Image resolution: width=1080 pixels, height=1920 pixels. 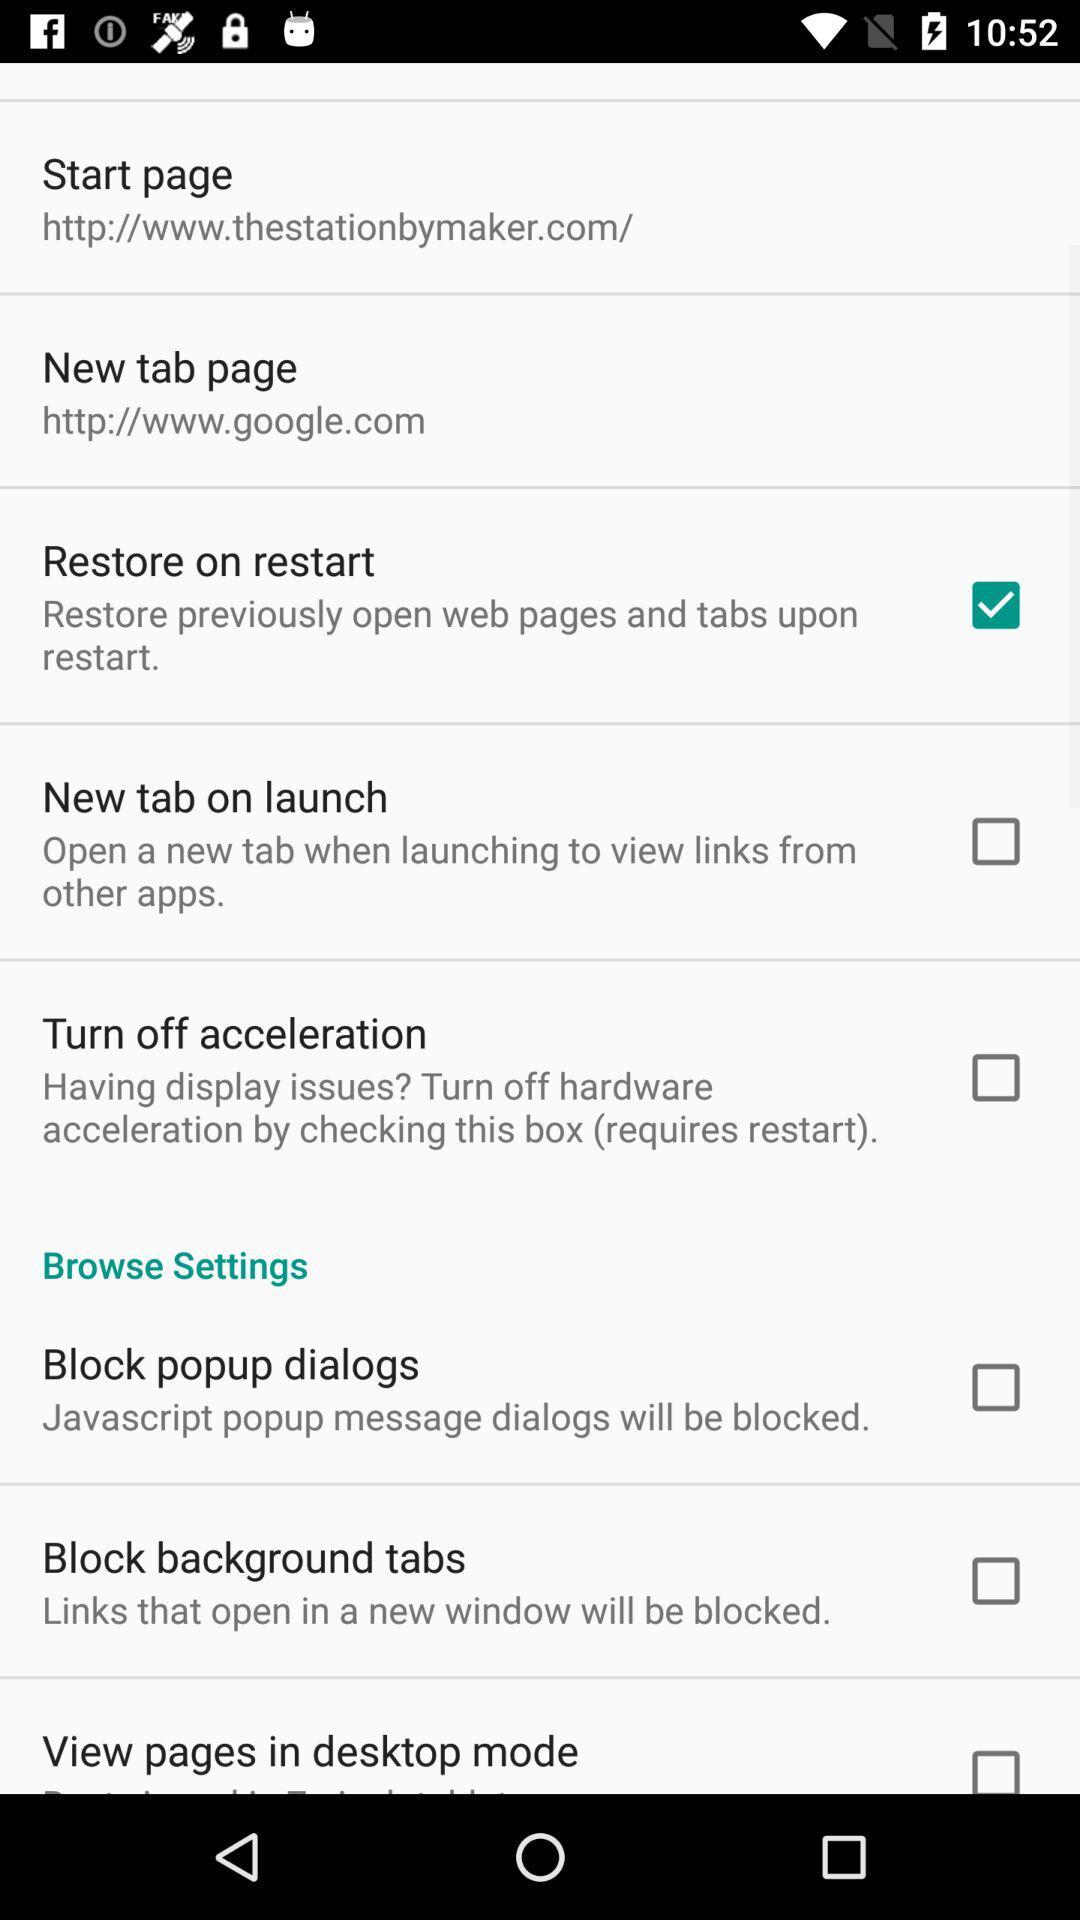 What do you see at coordinates (310, 1748) in the screenshot?
I see `the app above the best viewed in icon` at bounding box center [310, 1748].